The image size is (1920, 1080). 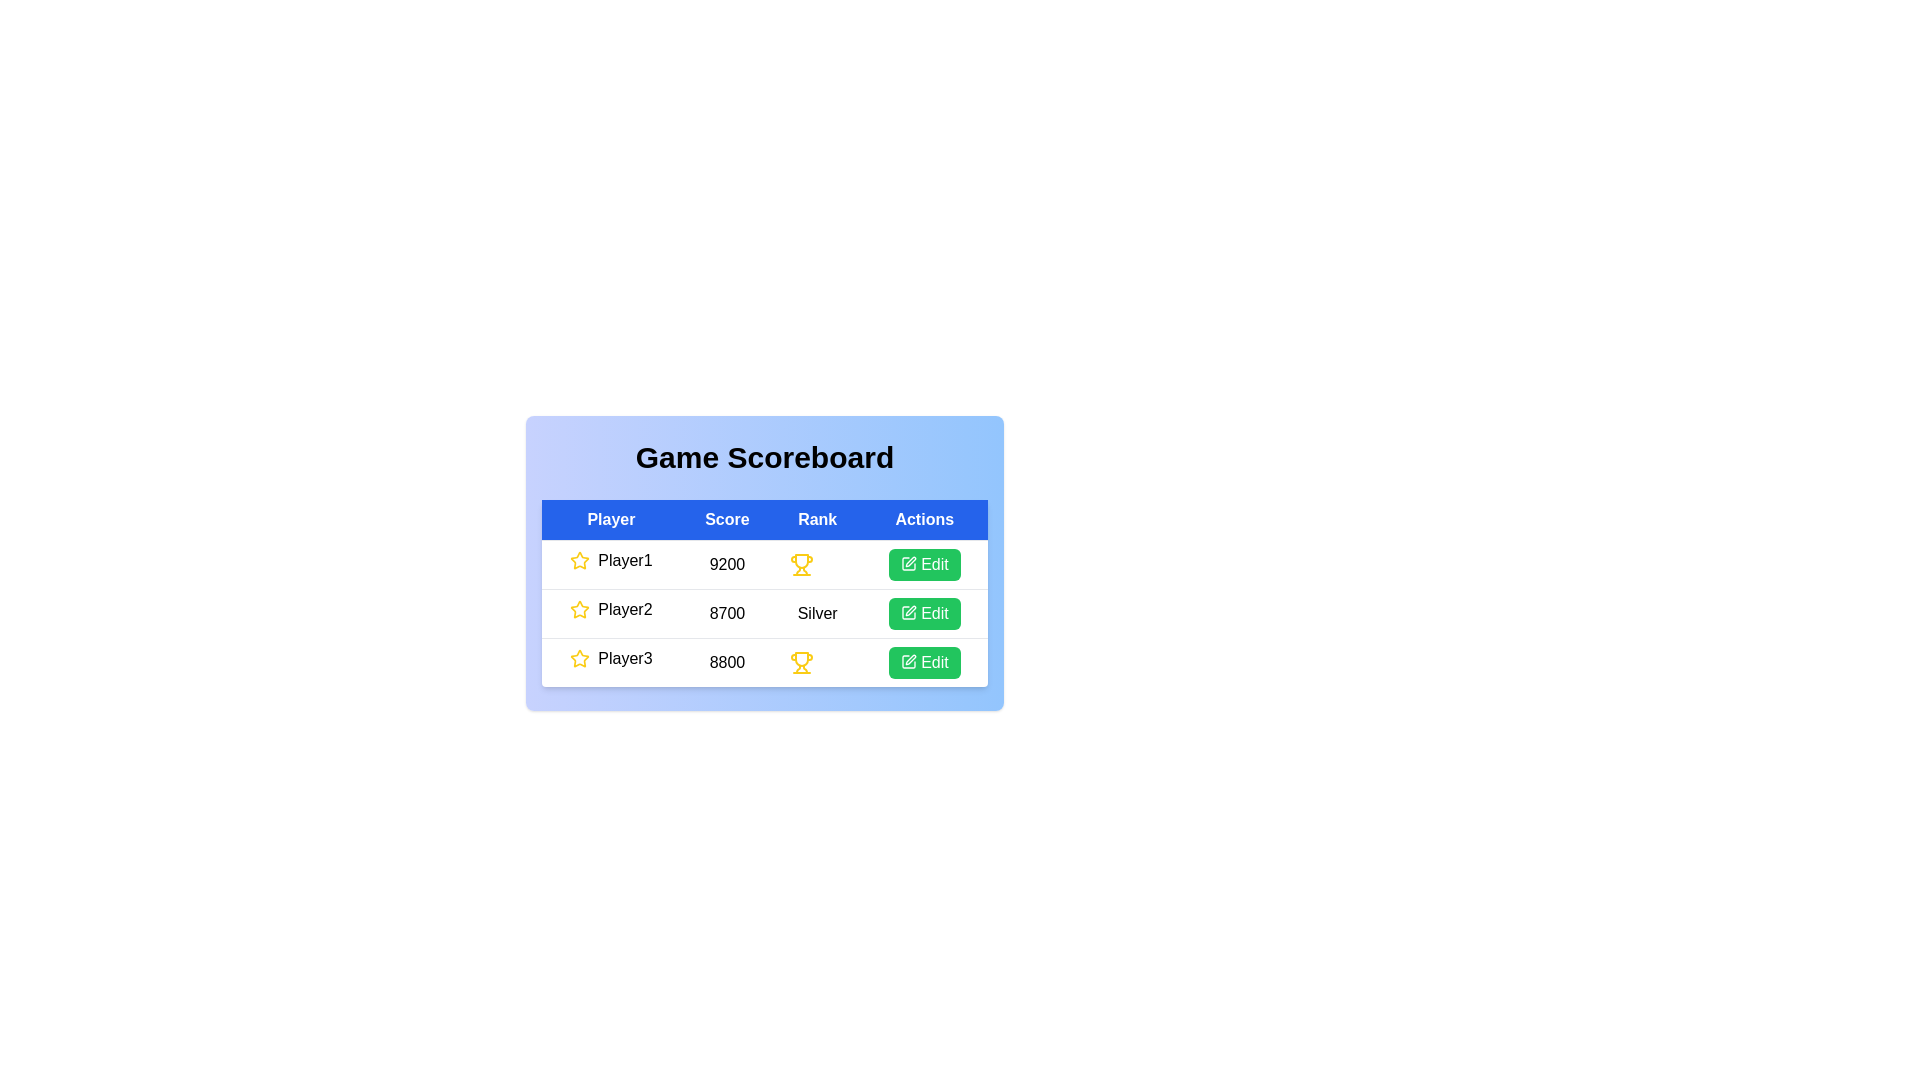 What do you see at coordinates (579, 560) in the screenshot?
I see `the star icon for player 1` at bounding box center [579, 560].